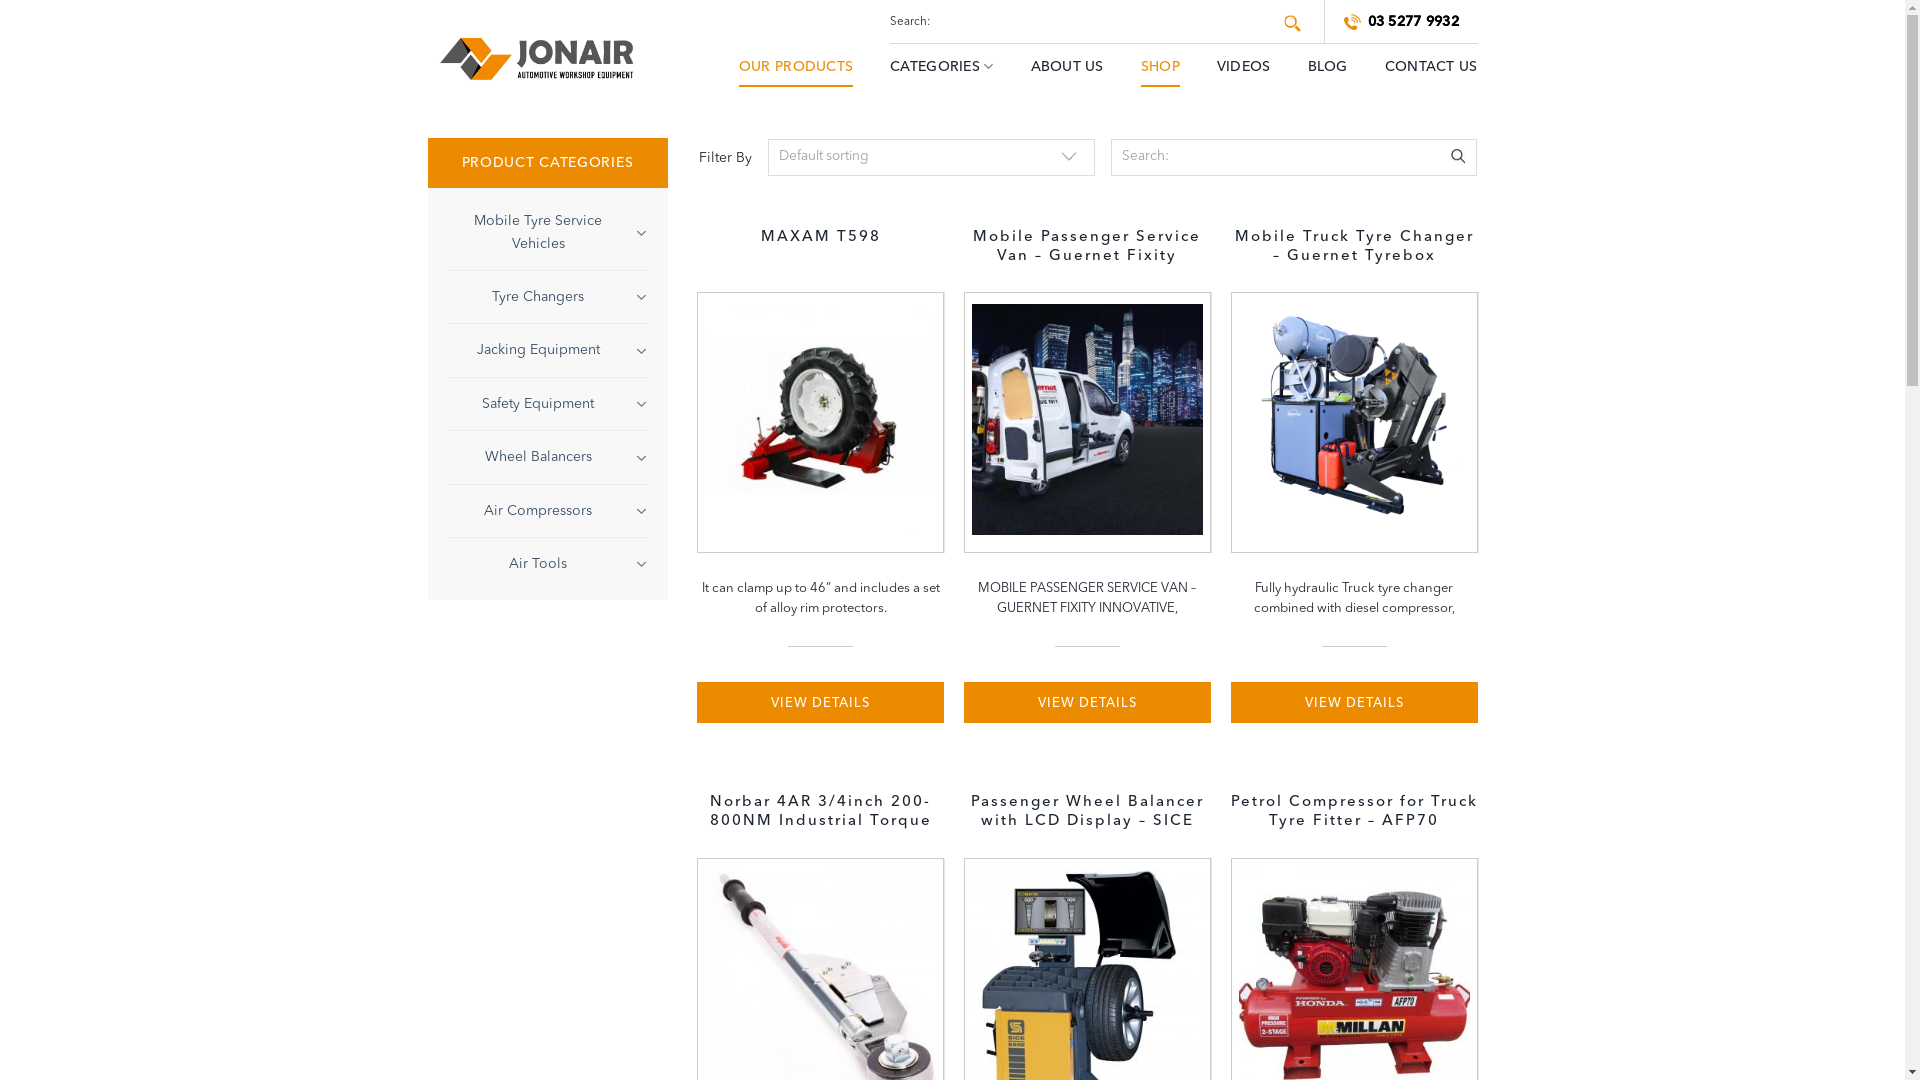  I want to click on 'CONTACT US', so click(1430, 64).